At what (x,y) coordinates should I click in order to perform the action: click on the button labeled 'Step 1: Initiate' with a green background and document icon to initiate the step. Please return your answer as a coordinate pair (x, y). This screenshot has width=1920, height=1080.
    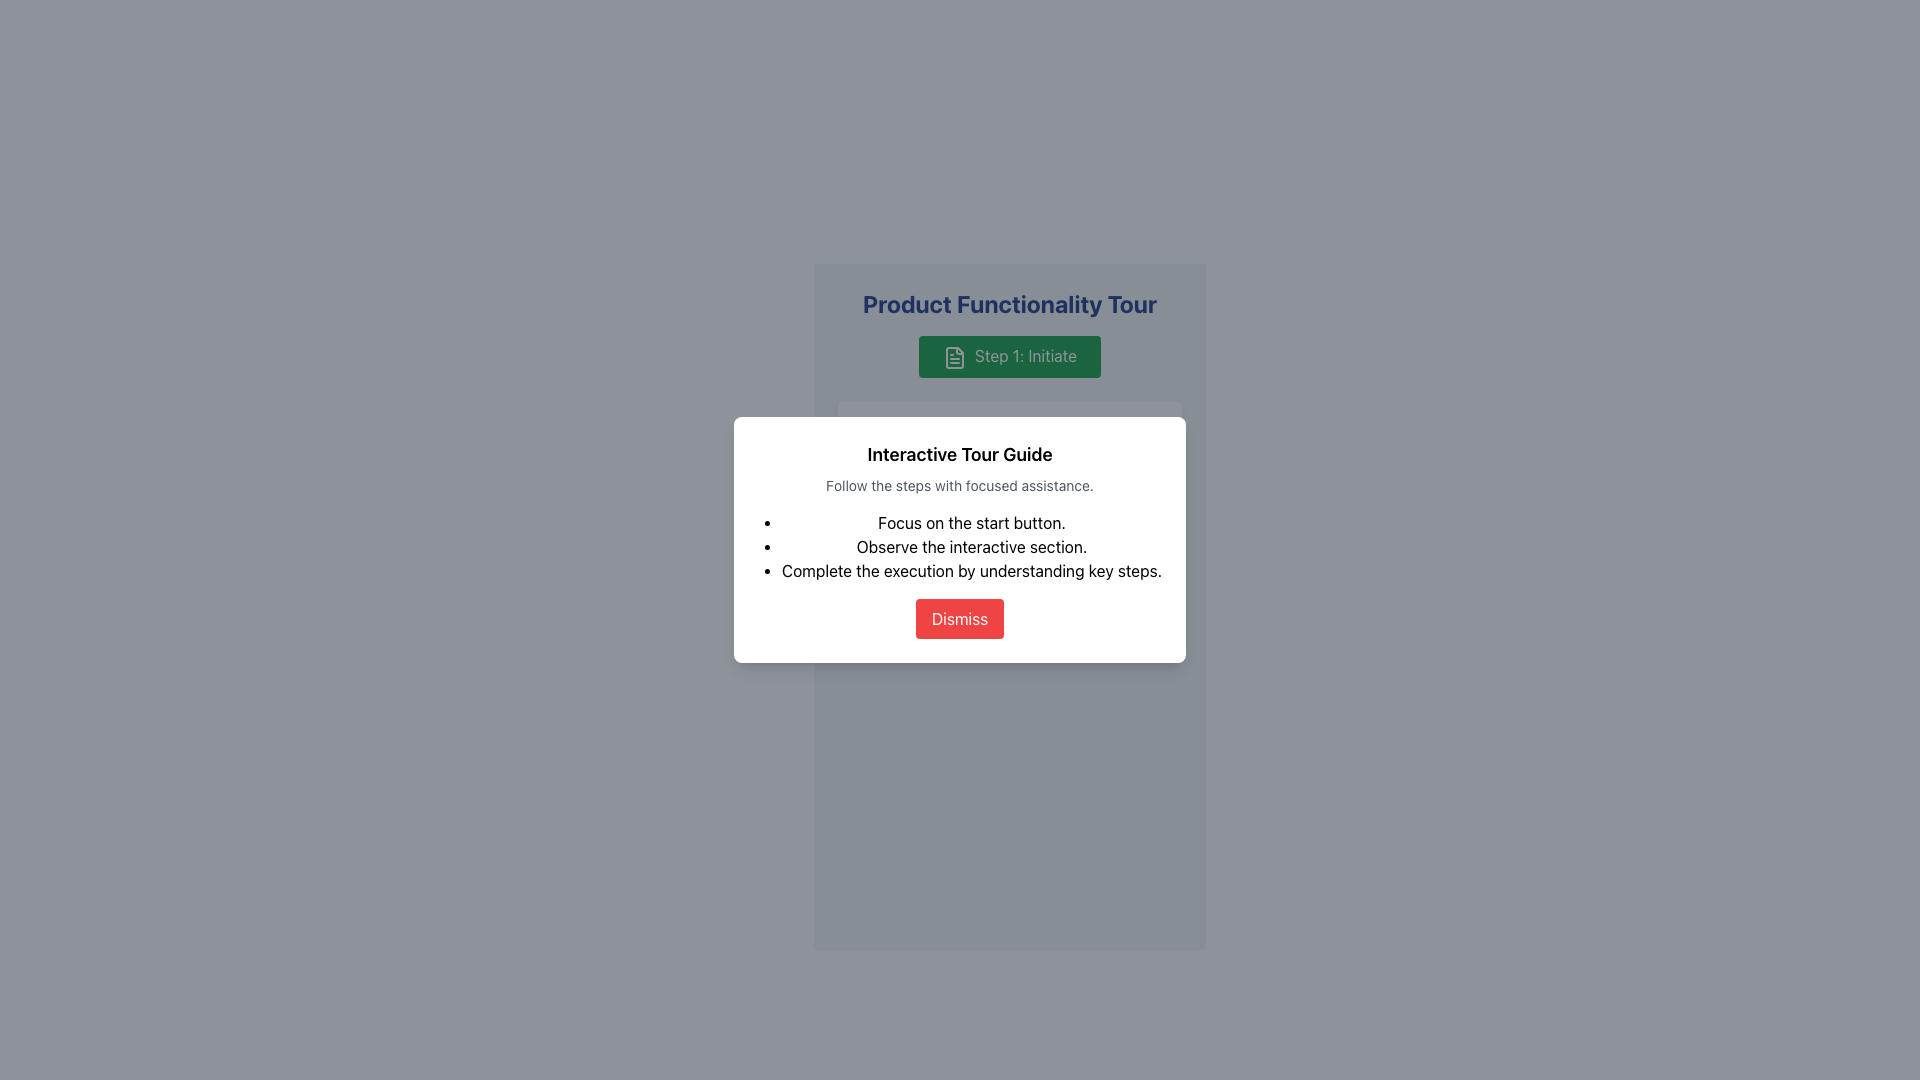
    Looking at the image, I should click on (1009, 354).